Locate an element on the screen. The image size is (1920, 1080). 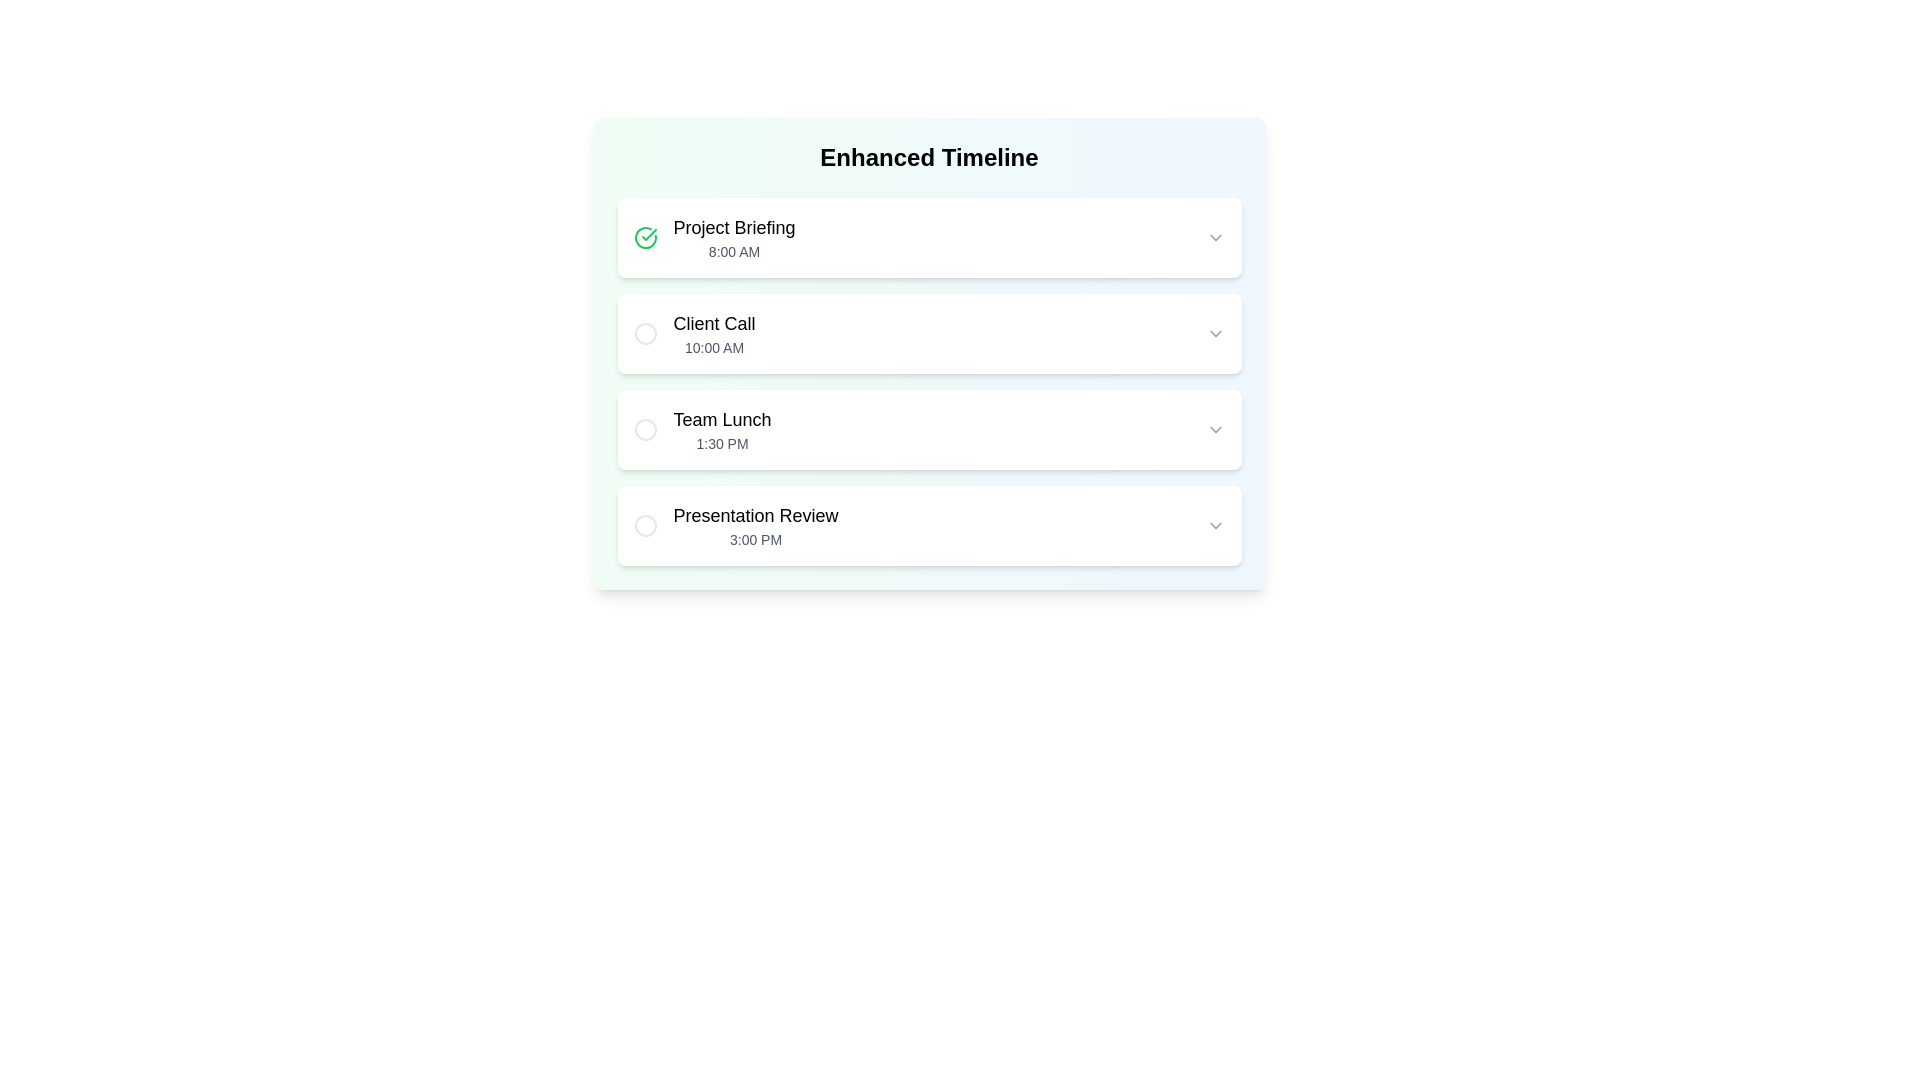
the 'Team Lunch' text display block, which features a larger bold title and a smaller gray subtitle, to possibly view more details is located at coordinates (721, 428).